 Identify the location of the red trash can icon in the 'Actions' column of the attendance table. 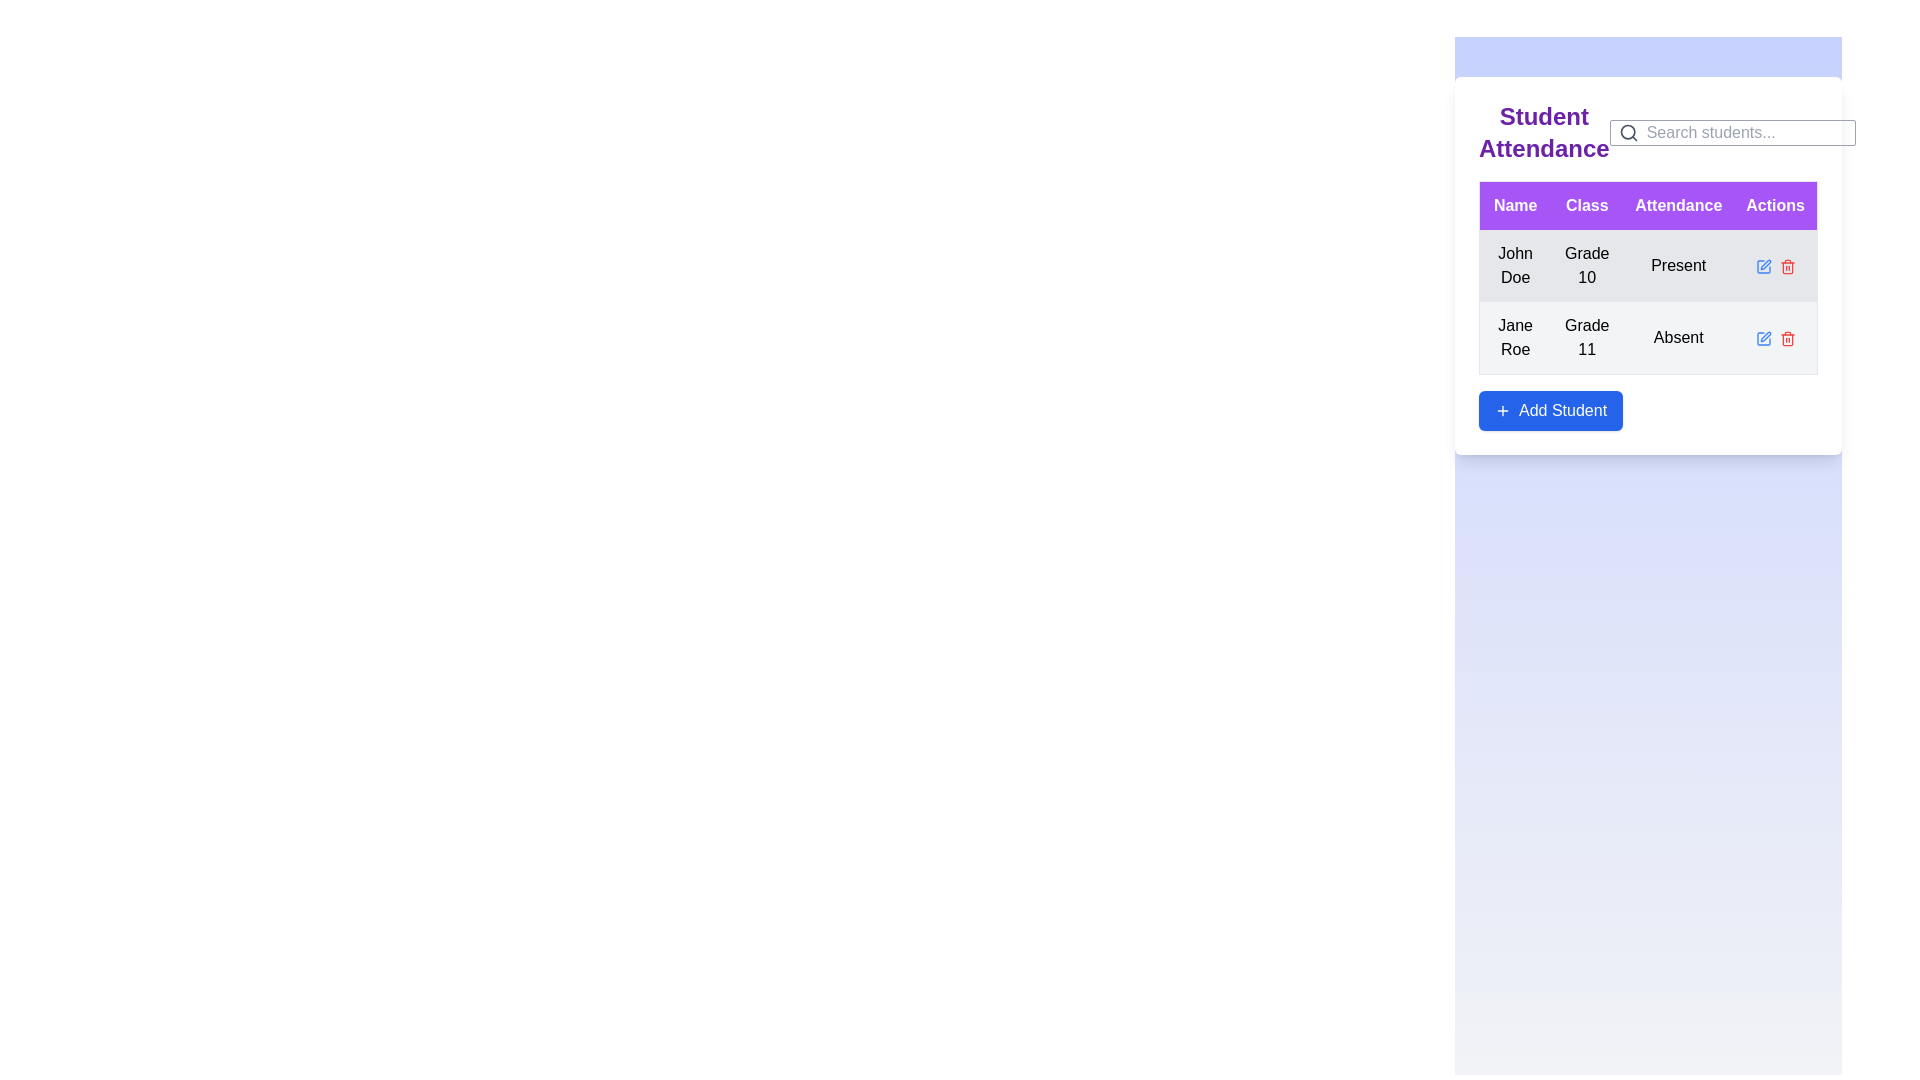
(1787, 337).